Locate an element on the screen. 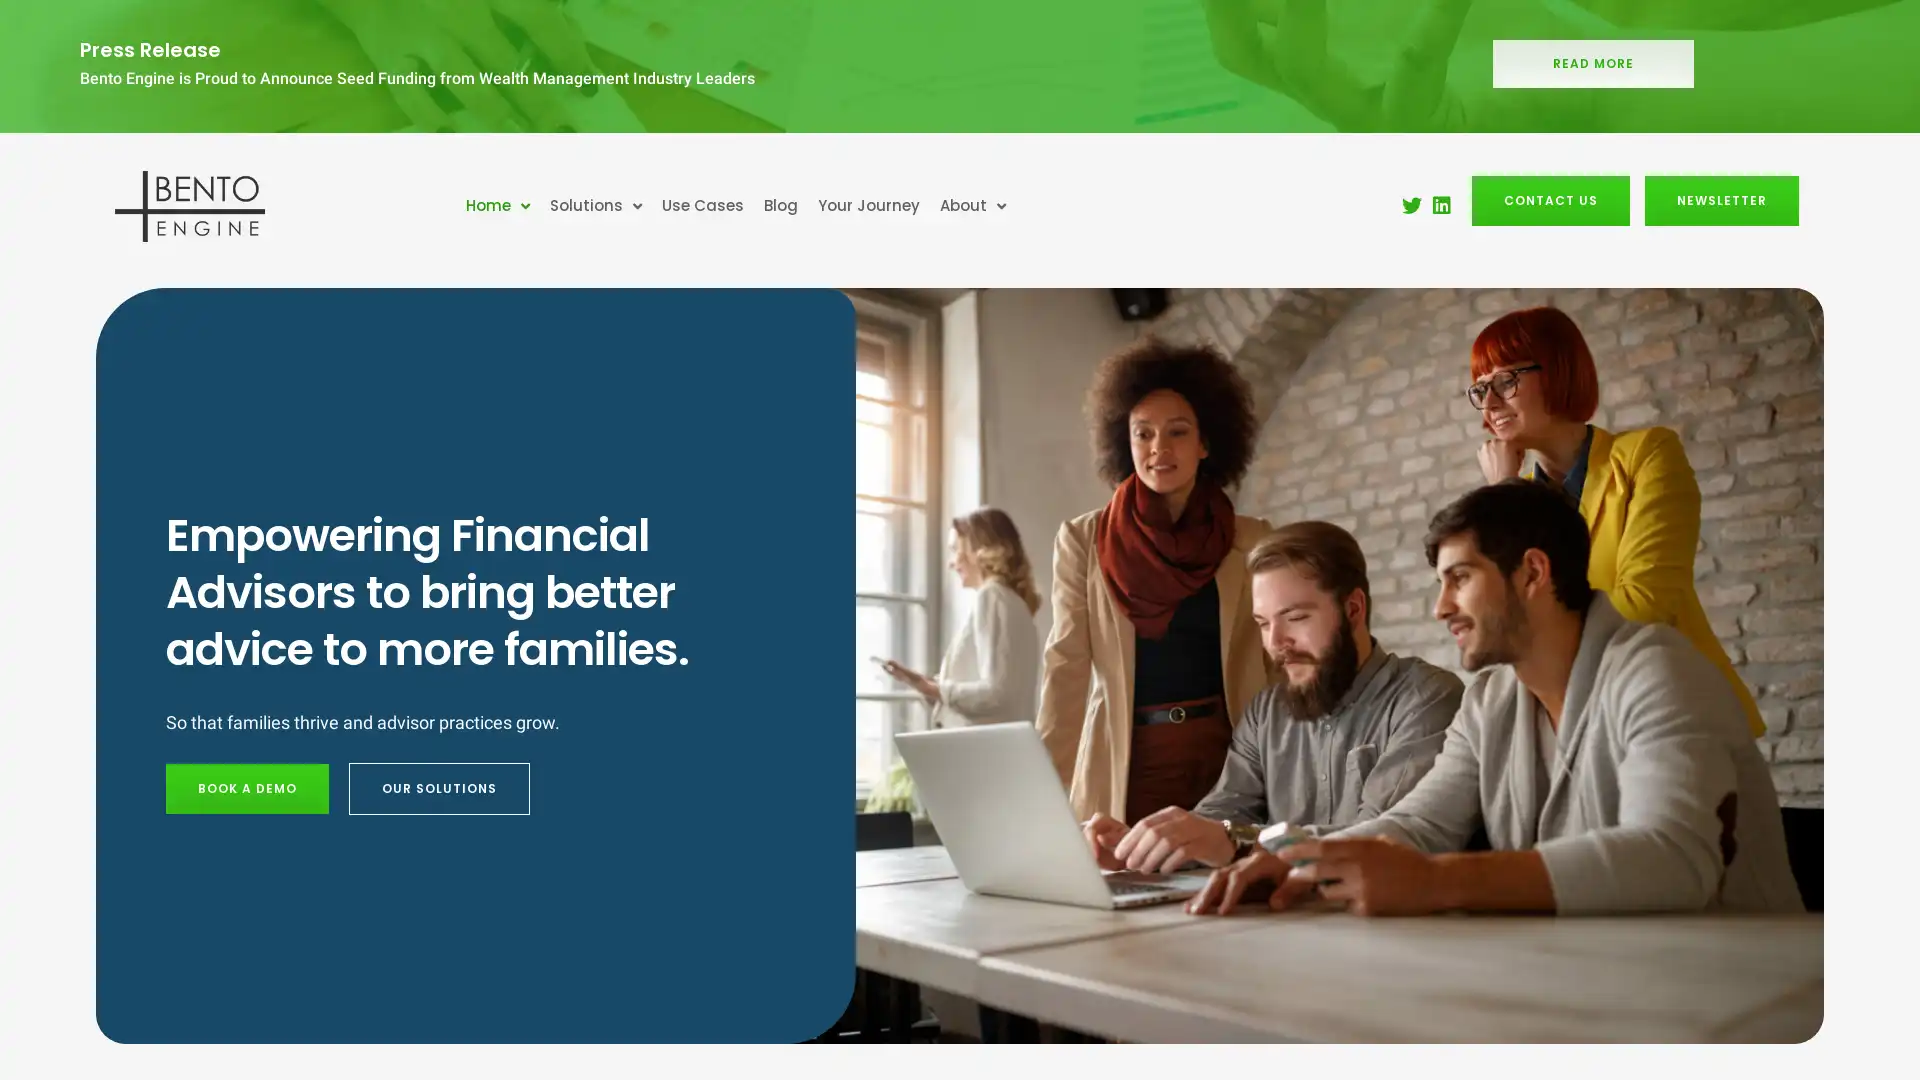 This screenshot has height=1080, width=1920. READ MORE is located at coordinates (1591, 63).